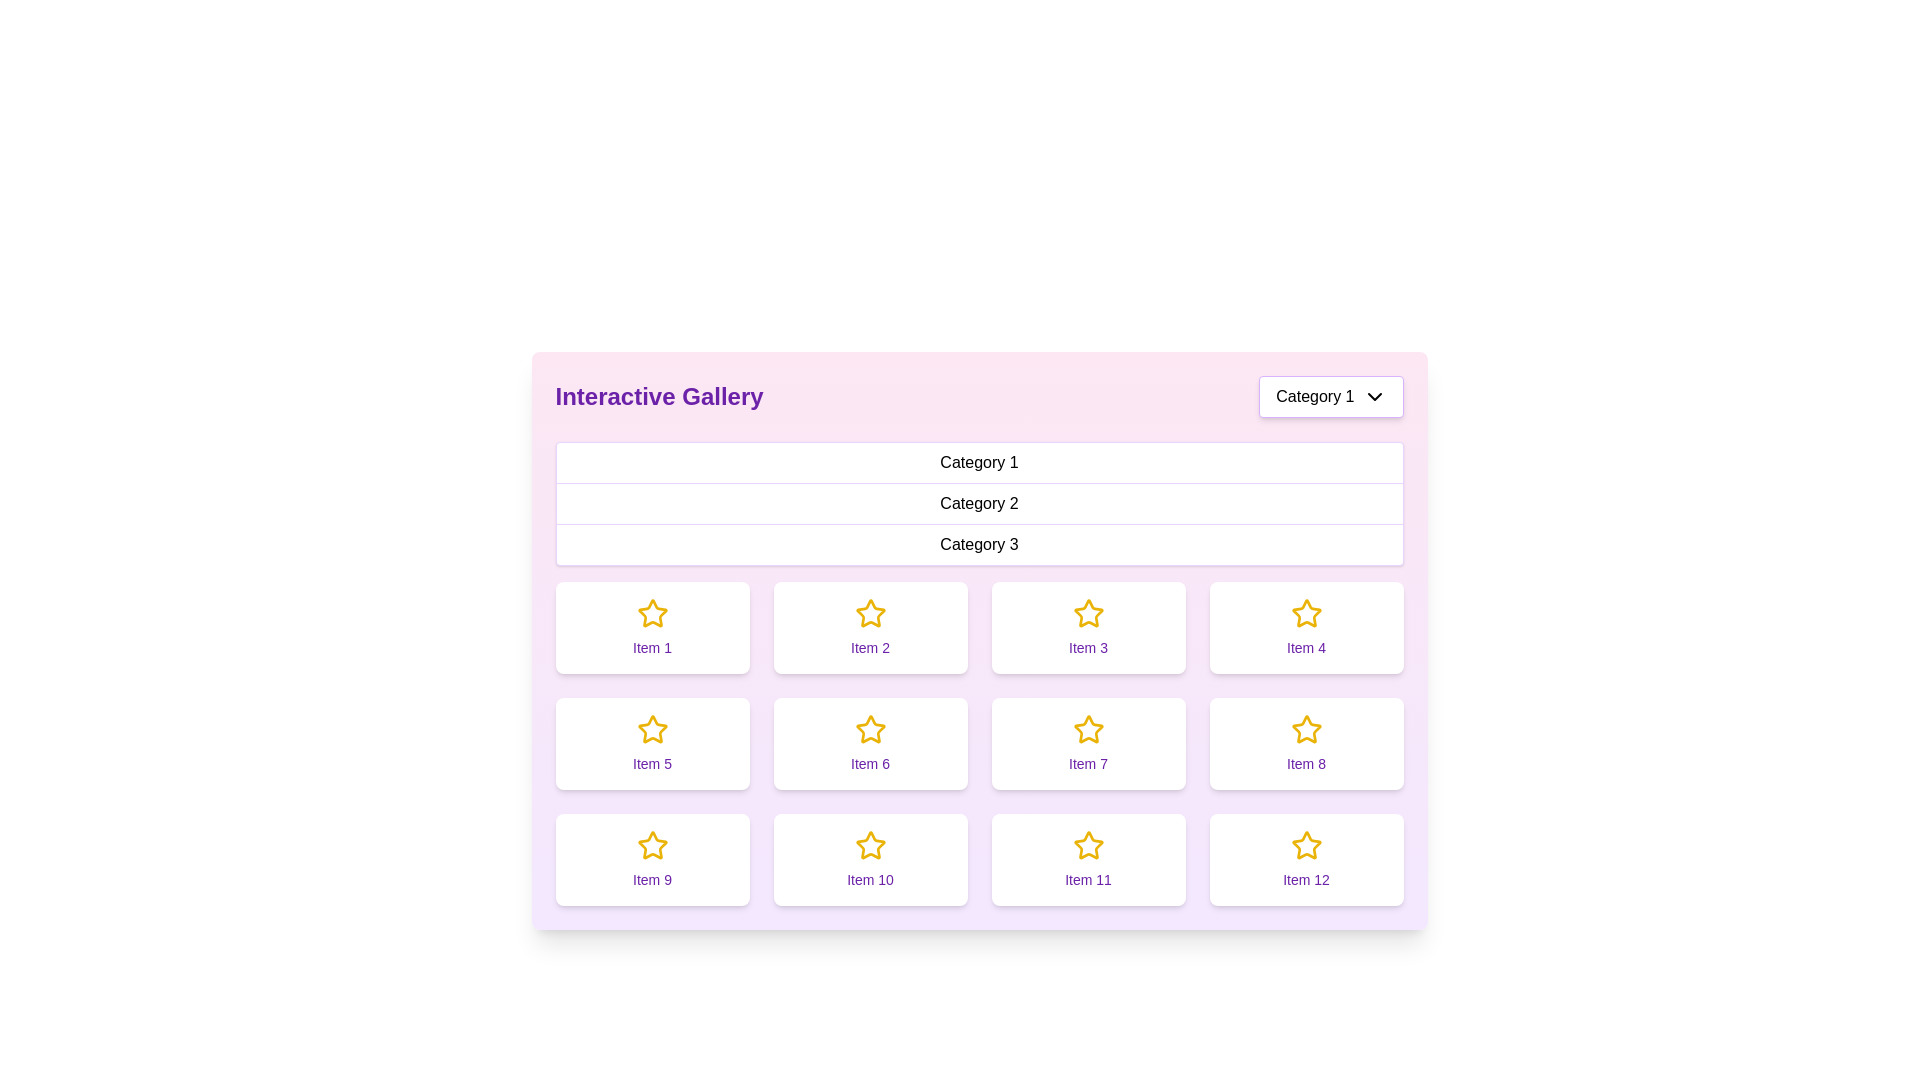 The image size is (1920, 1080). Describe the element at coordinates (1306, 845) in the screenshot. I see `the brightly-colored hollow yellow star icon outlined with a solid yellow border, located in the bottom-right corner of the 4x3 grid layout, labeled as 'Item 12'` at that location.